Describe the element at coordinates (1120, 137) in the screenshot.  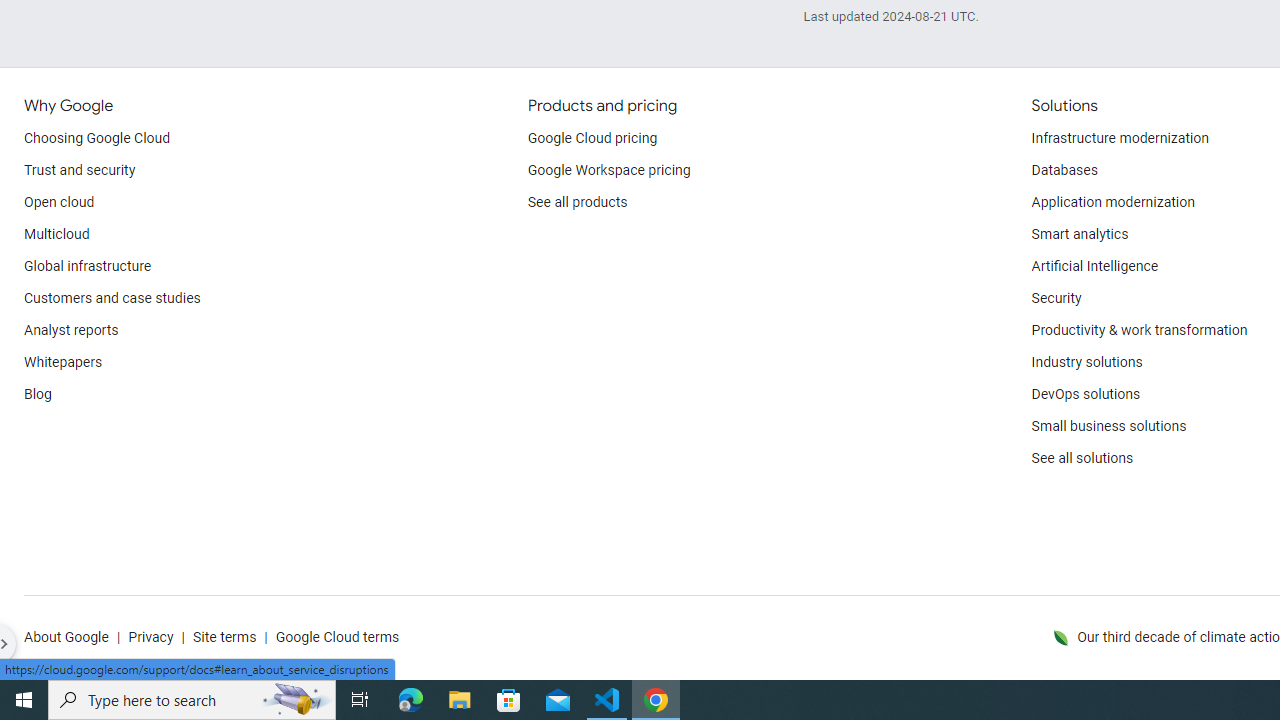
I see `'Infrastructure modernization'` at that location.